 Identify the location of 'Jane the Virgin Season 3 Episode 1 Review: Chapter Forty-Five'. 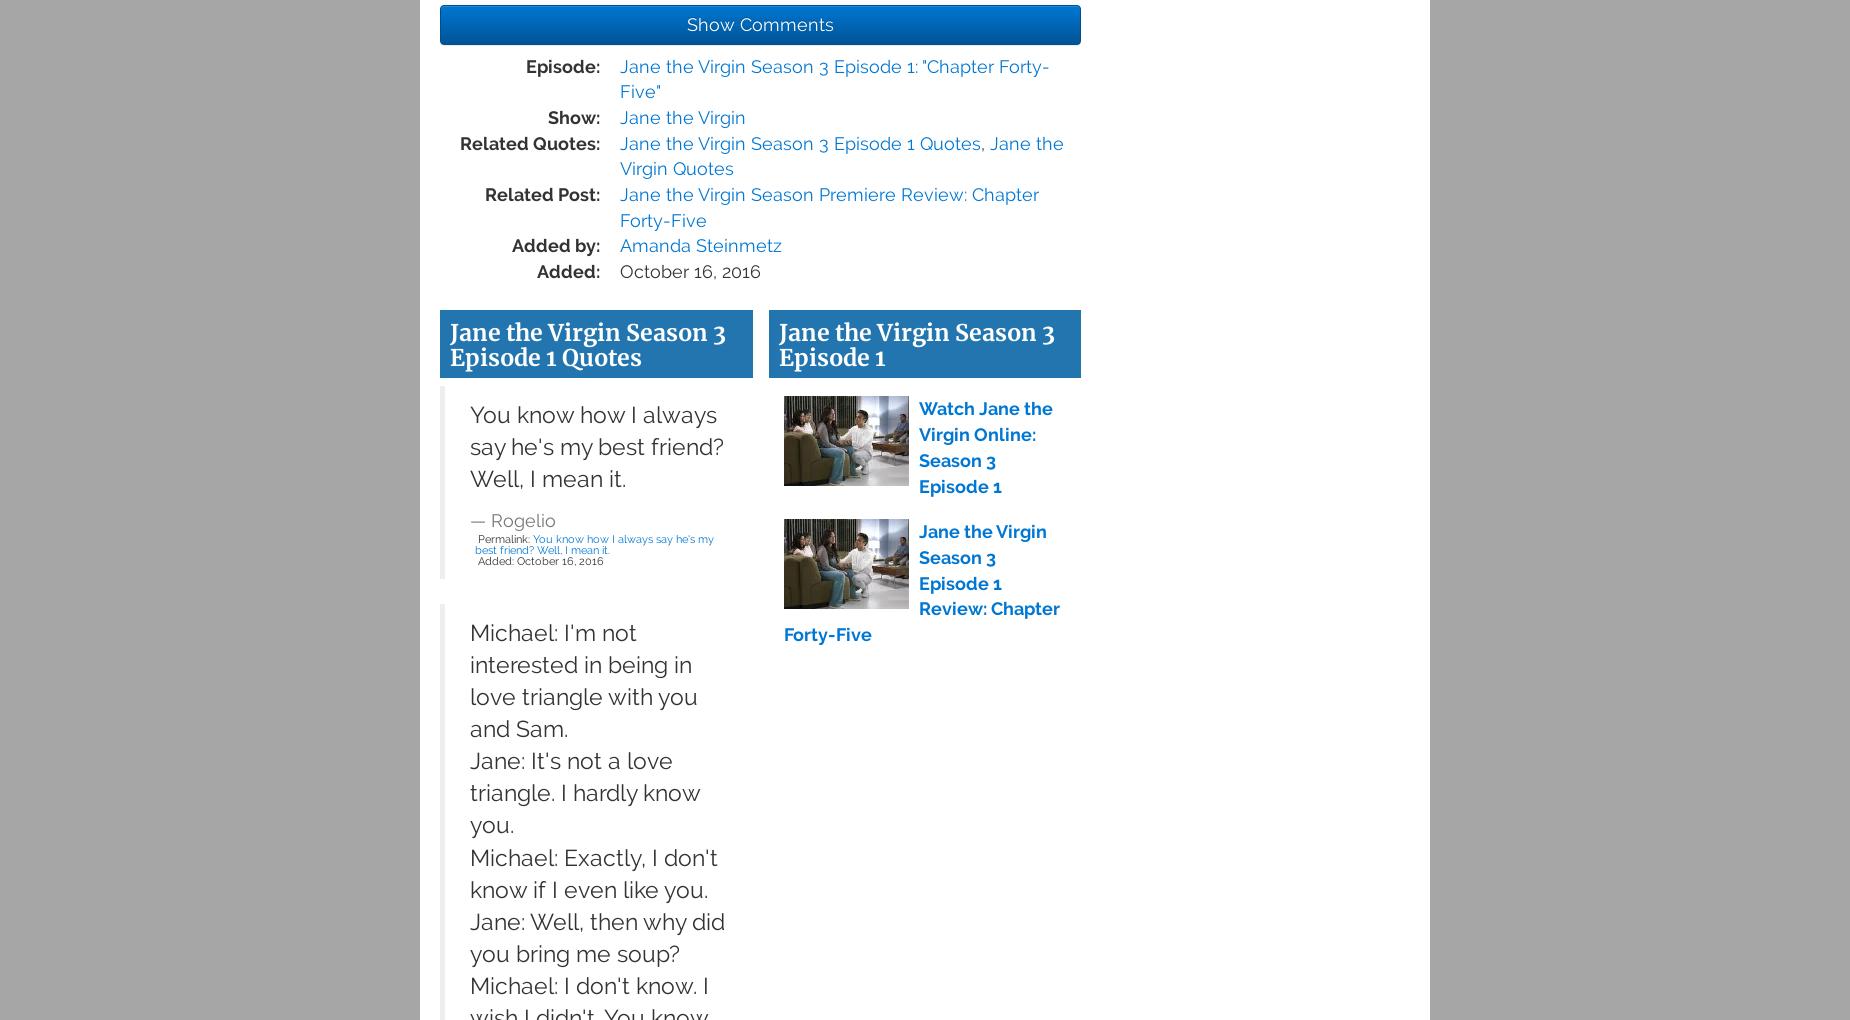
(920, 583).